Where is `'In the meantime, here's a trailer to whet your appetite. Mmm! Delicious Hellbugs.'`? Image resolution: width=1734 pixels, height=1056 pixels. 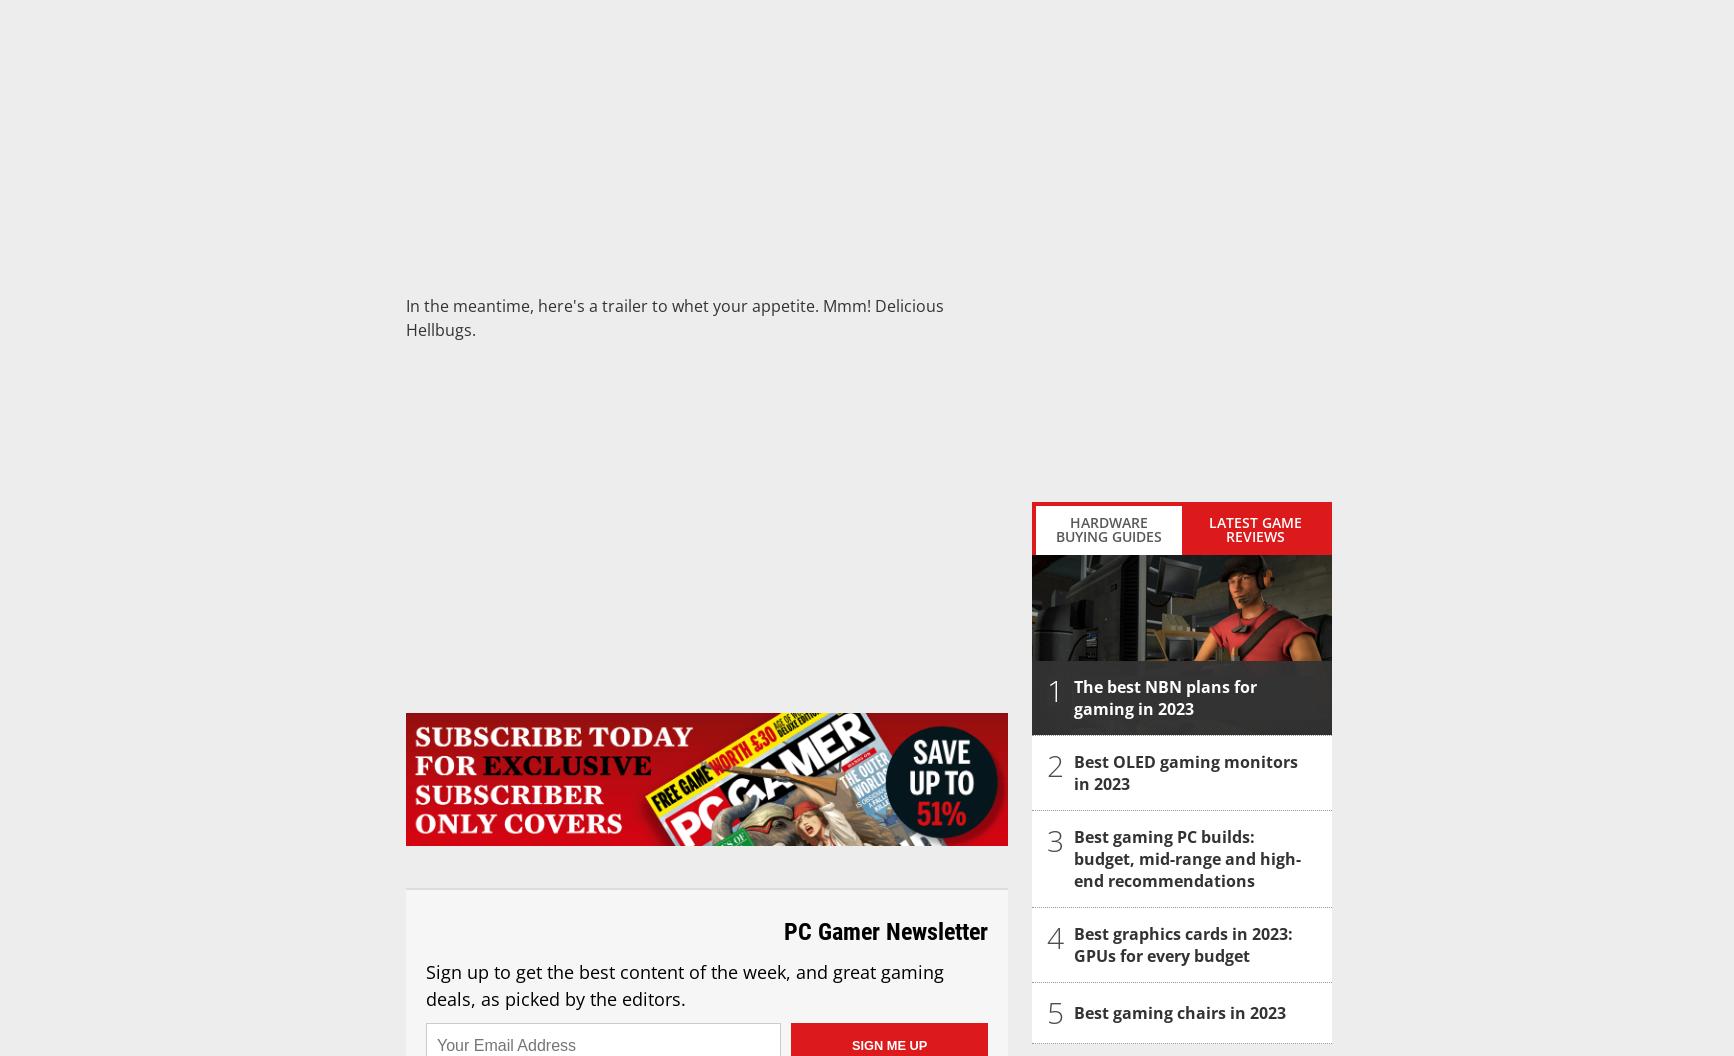
'In the meantime, here's a trailer to whet your appetite. Mmm! Delicious Hellbugs.' is located at coordinates (674, 317).